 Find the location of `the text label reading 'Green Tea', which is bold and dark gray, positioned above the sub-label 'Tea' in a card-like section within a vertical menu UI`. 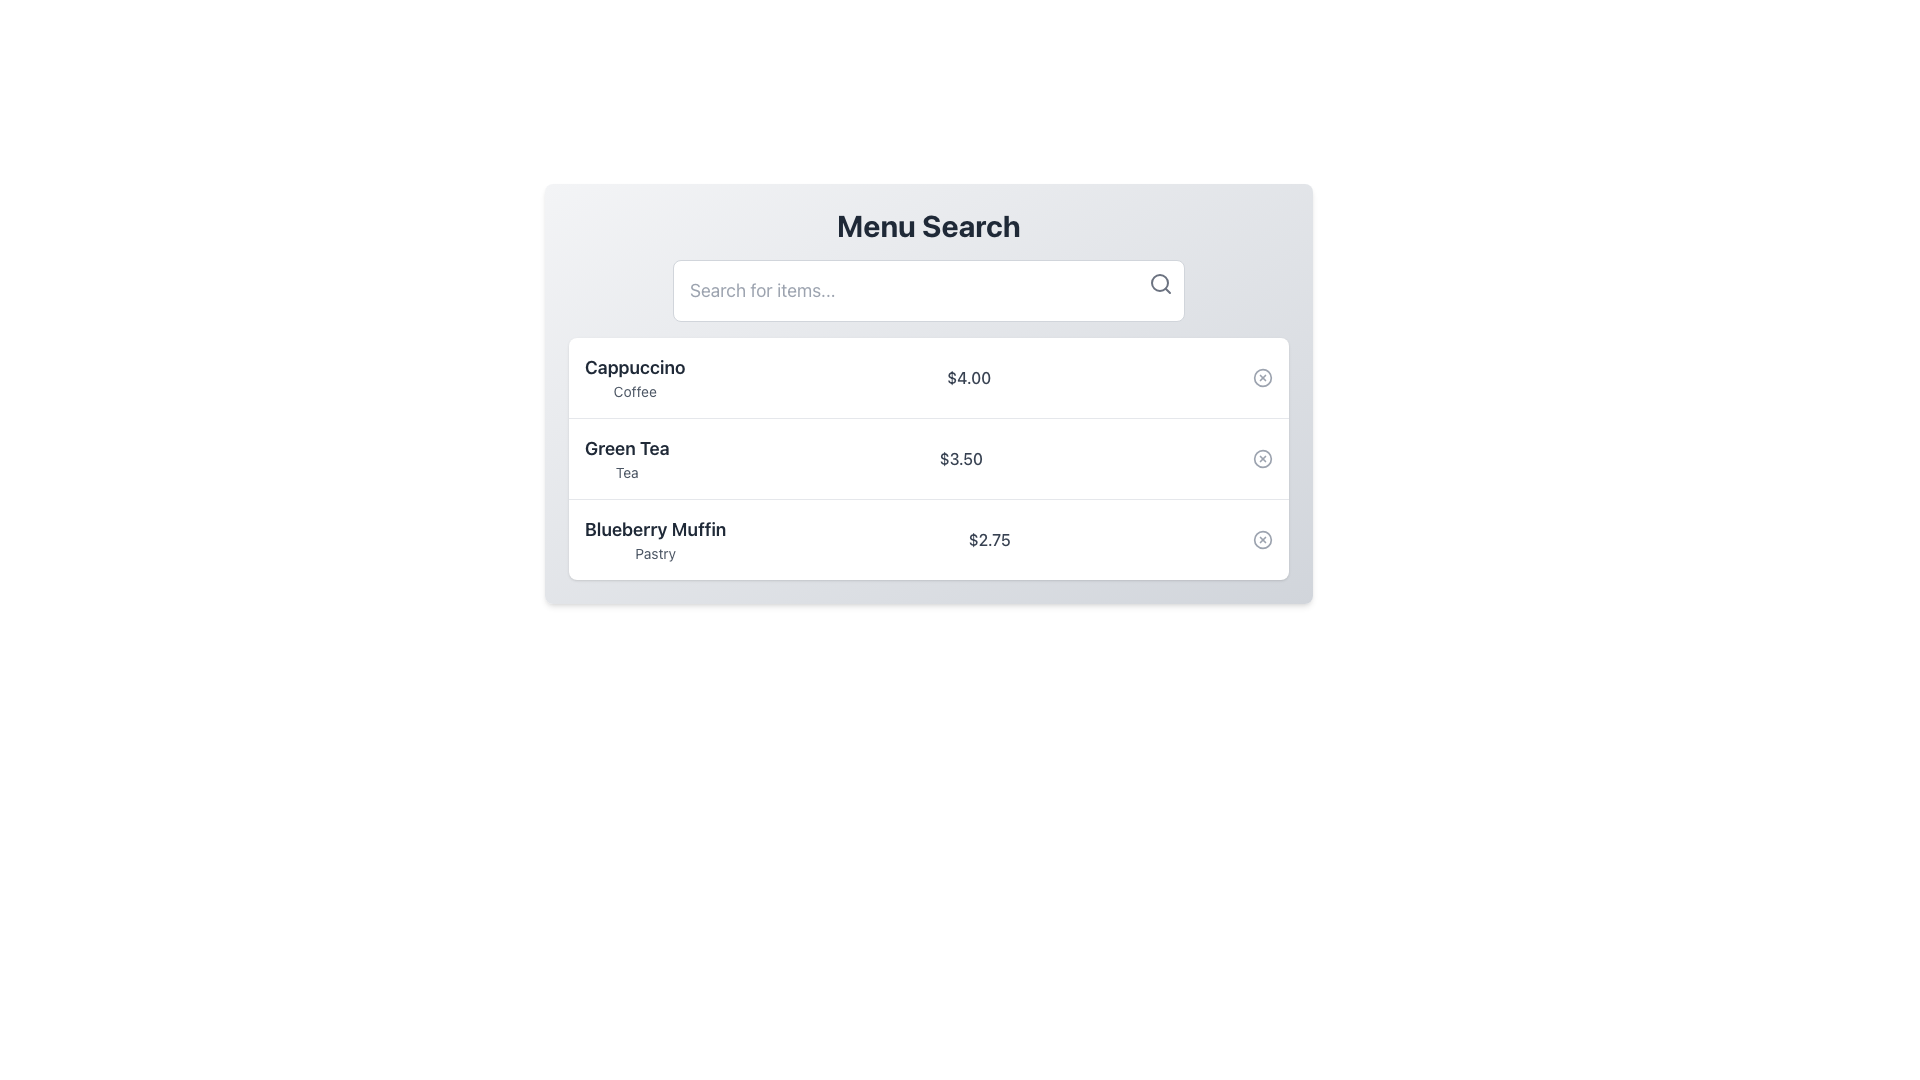

the text label reading 'Green Tea', which is bold and dark gray, positioned above the sub-label 'Tea' in a card-like section within a vertical menu UI is located at coordinates (626, 447).